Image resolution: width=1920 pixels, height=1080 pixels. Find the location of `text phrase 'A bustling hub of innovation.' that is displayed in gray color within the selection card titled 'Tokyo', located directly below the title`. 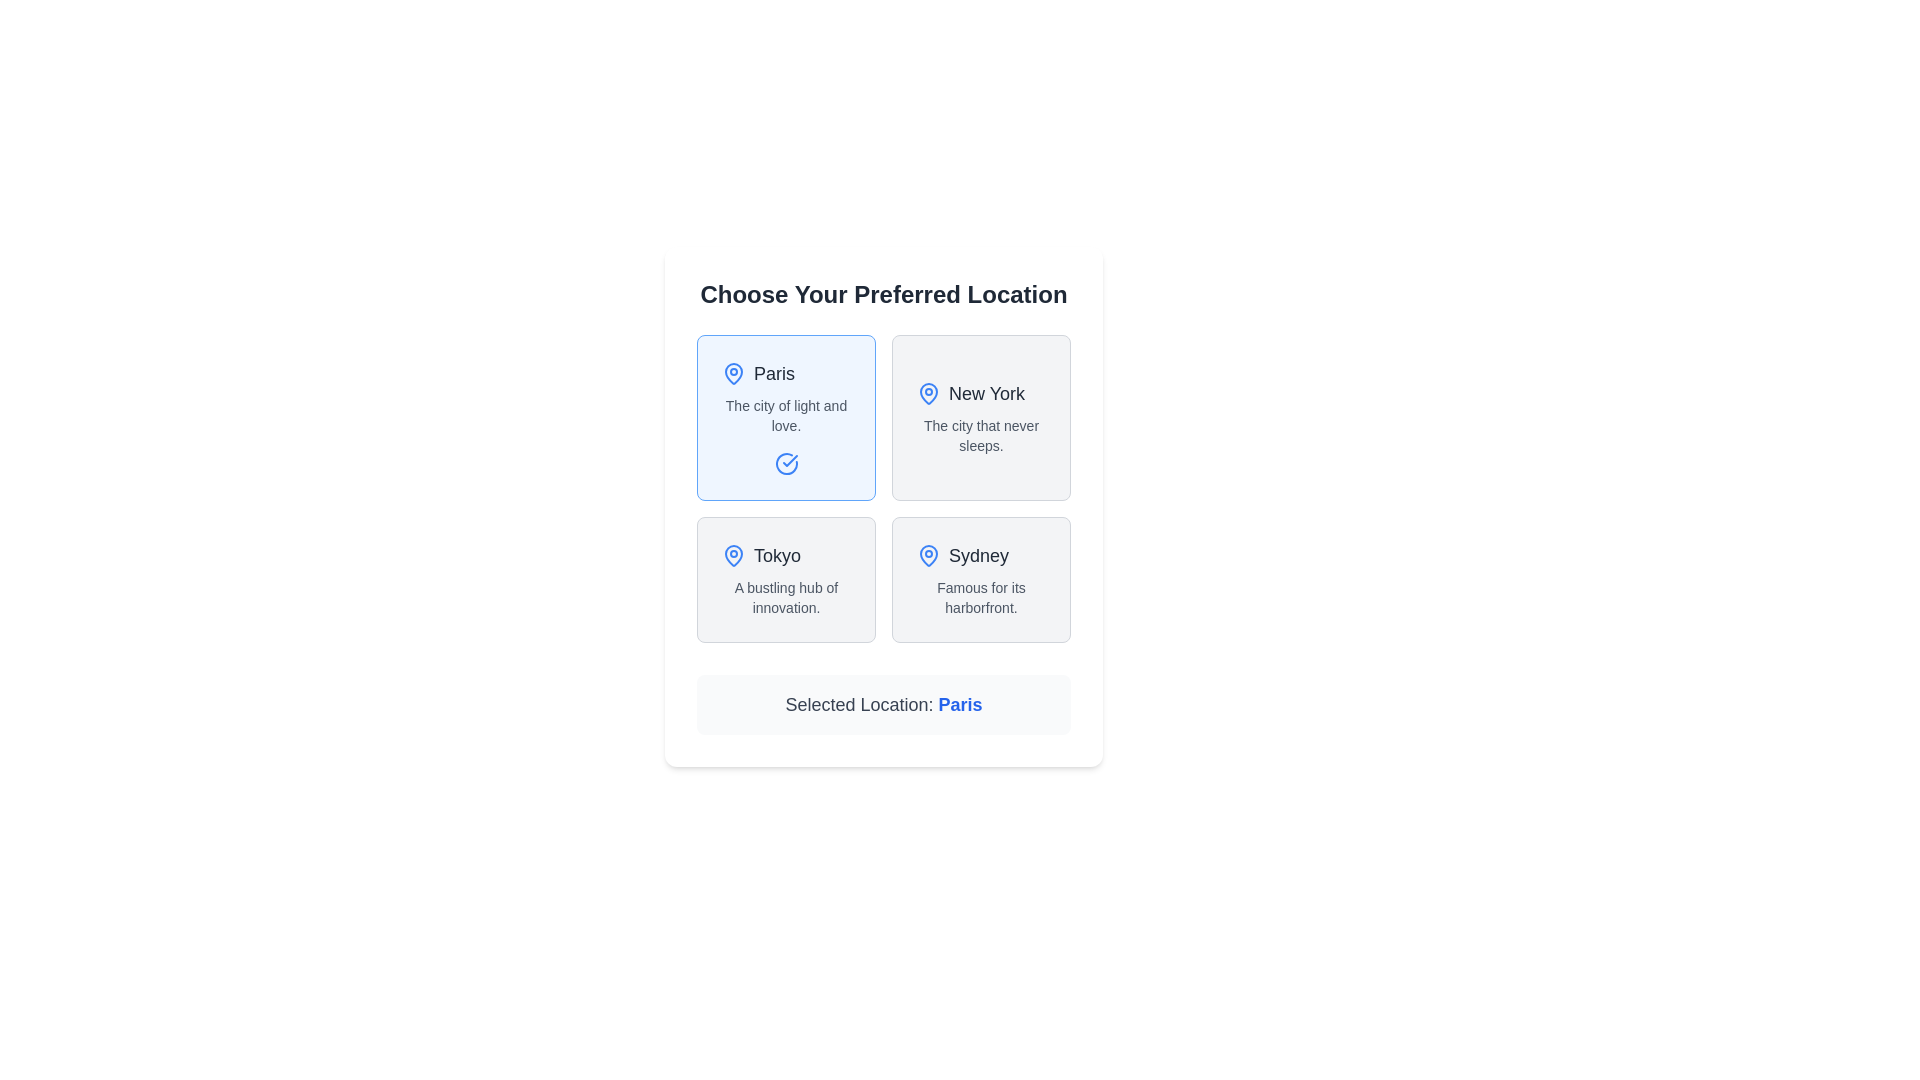

text phrase 'A bustling hub of innovation.' that is displayed in gray color within the selection card titled 'Tokyo', located directly below the title is located at coordinates (785, 596).